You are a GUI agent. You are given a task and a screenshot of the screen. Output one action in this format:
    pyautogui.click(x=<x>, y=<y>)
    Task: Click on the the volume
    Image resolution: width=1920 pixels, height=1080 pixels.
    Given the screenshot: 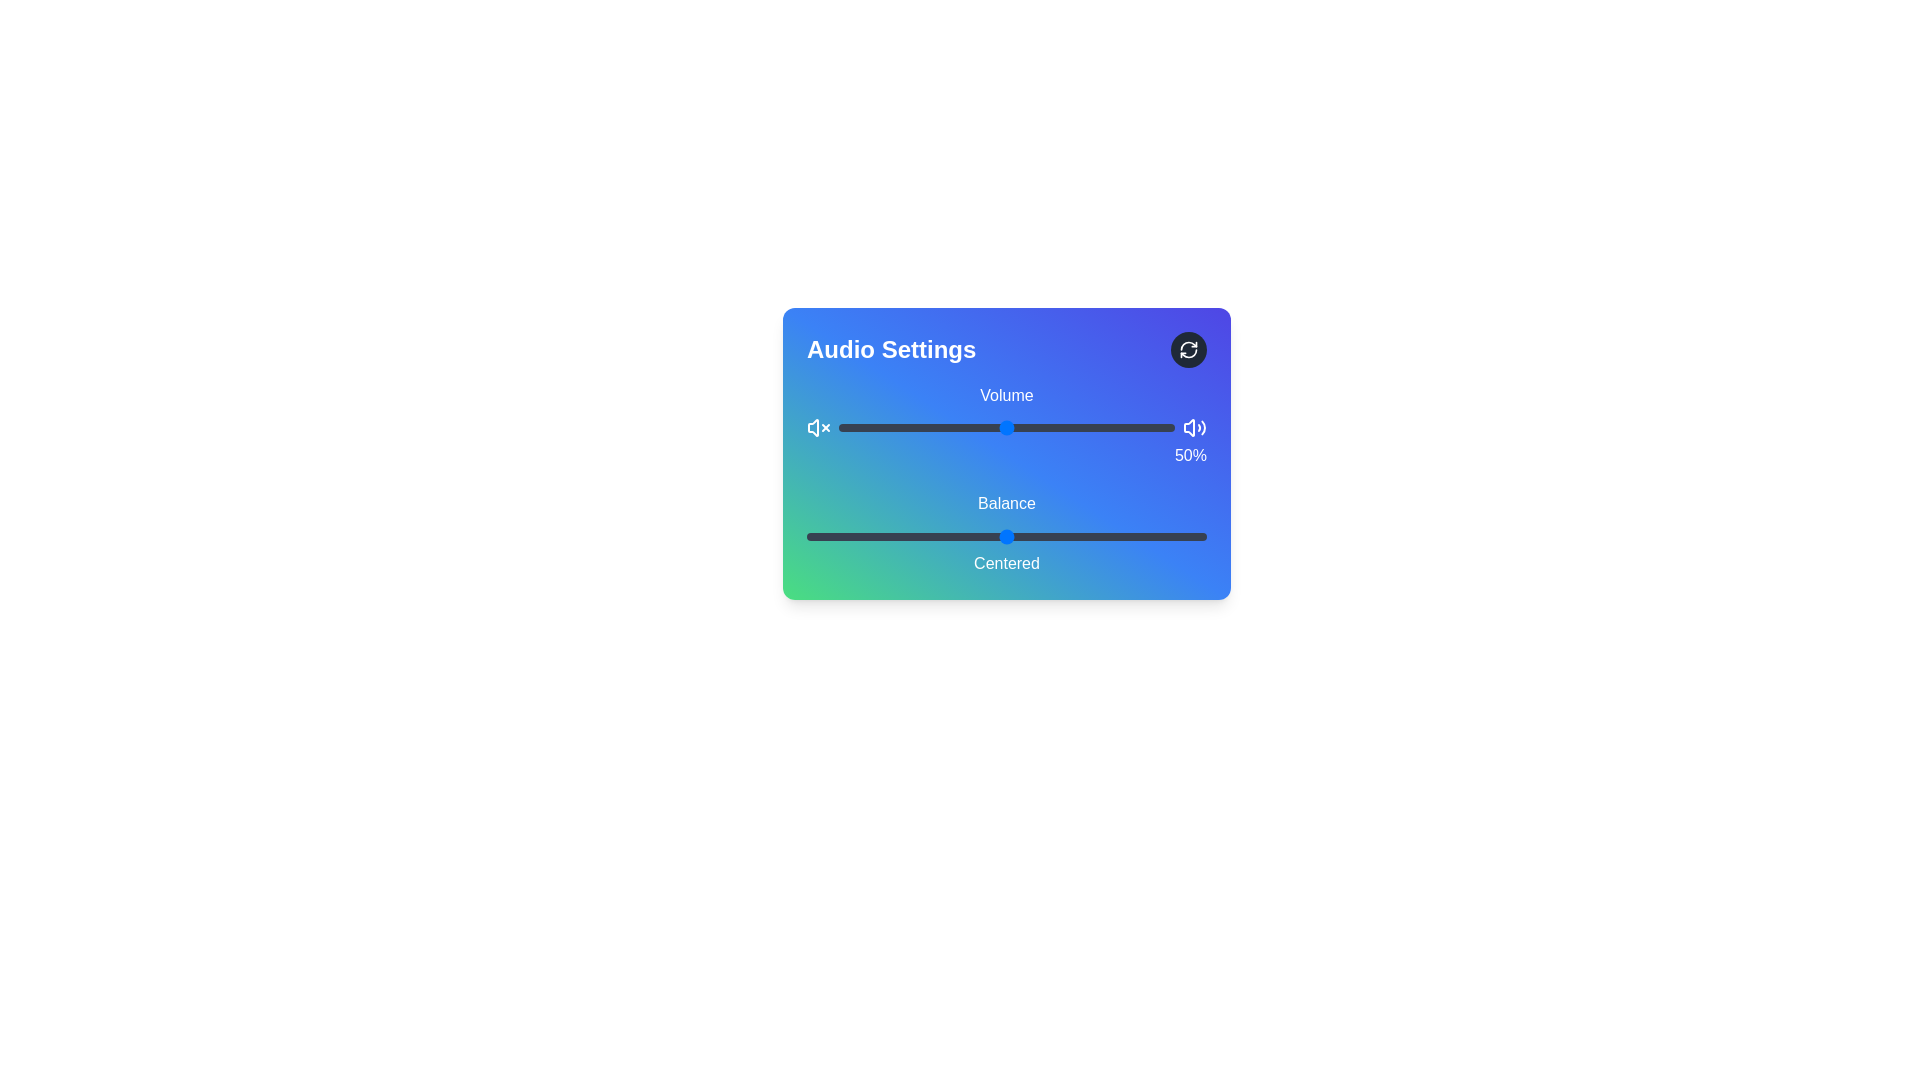 What is the action you would take?
    pyautogui.click(x=945, y=427)
    